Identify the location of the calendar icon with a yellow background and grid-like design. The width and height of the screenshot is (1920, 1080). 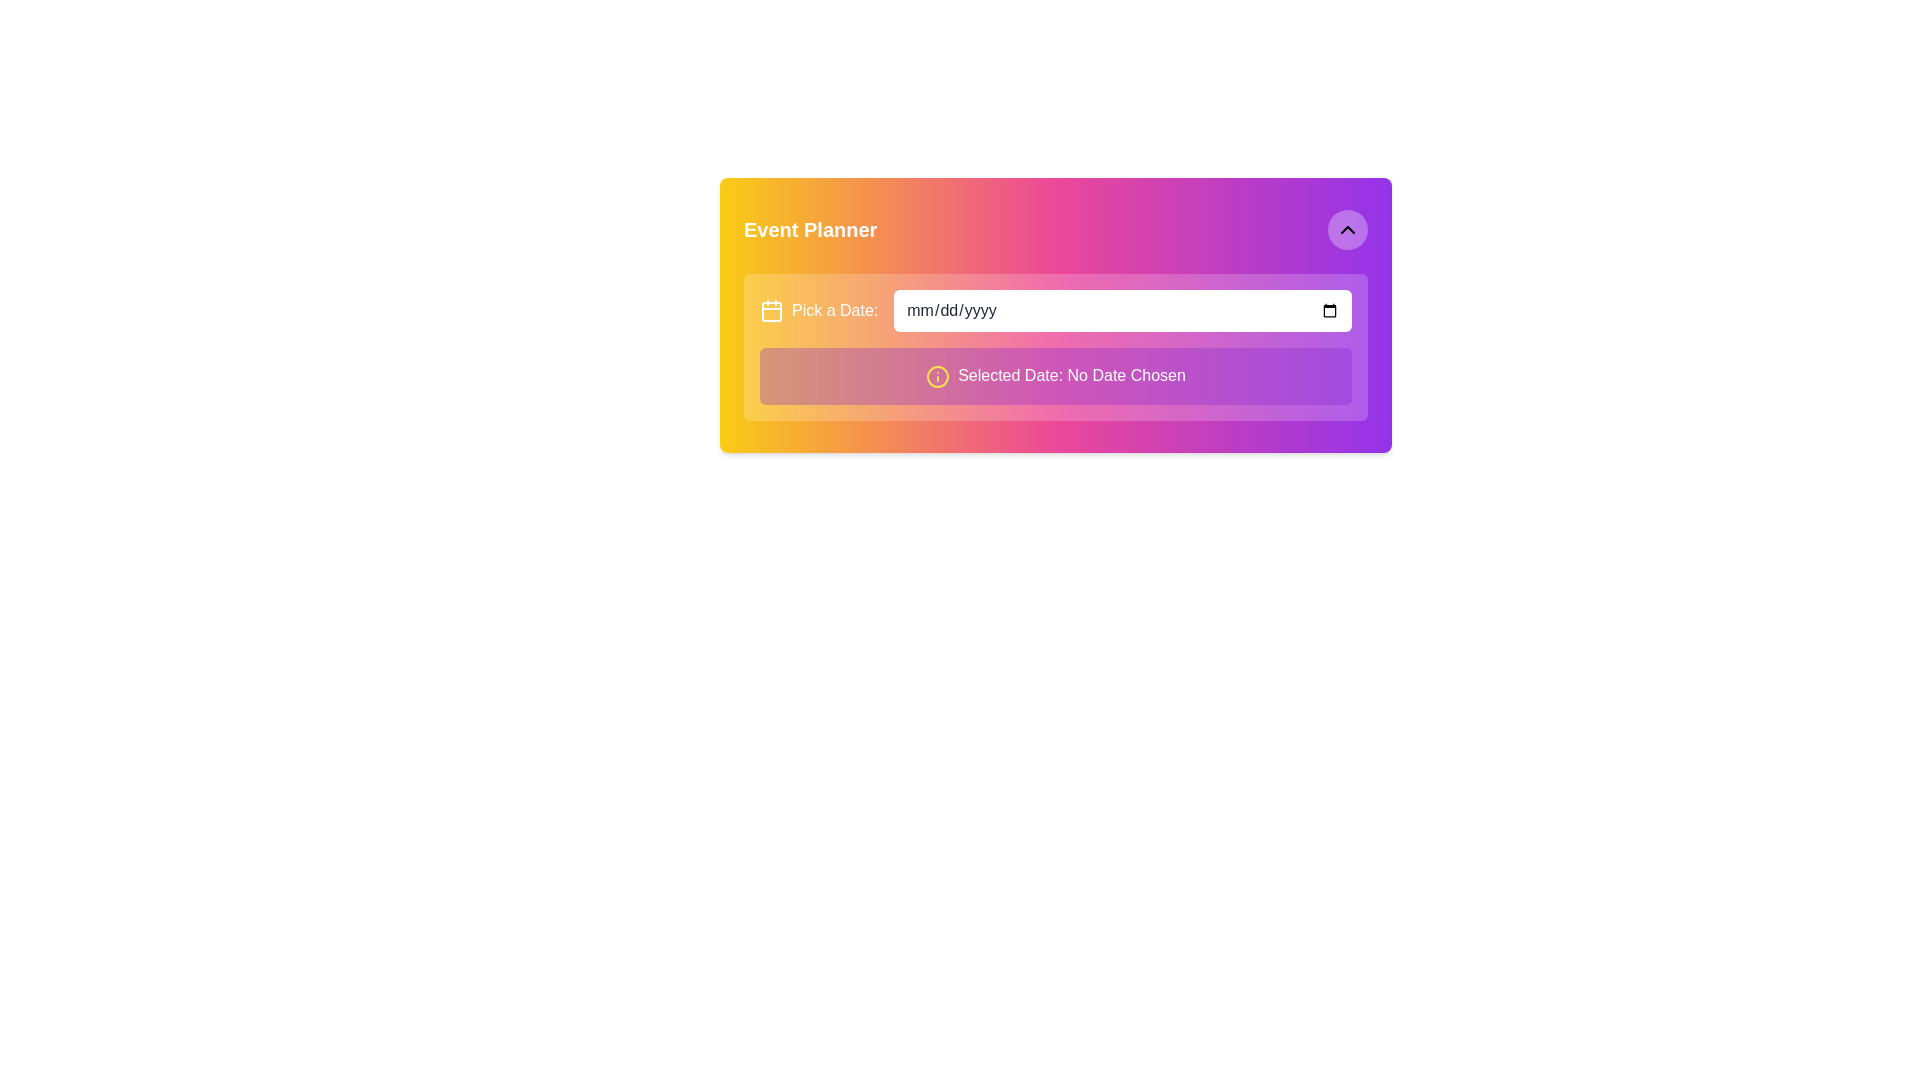
(771, 311).